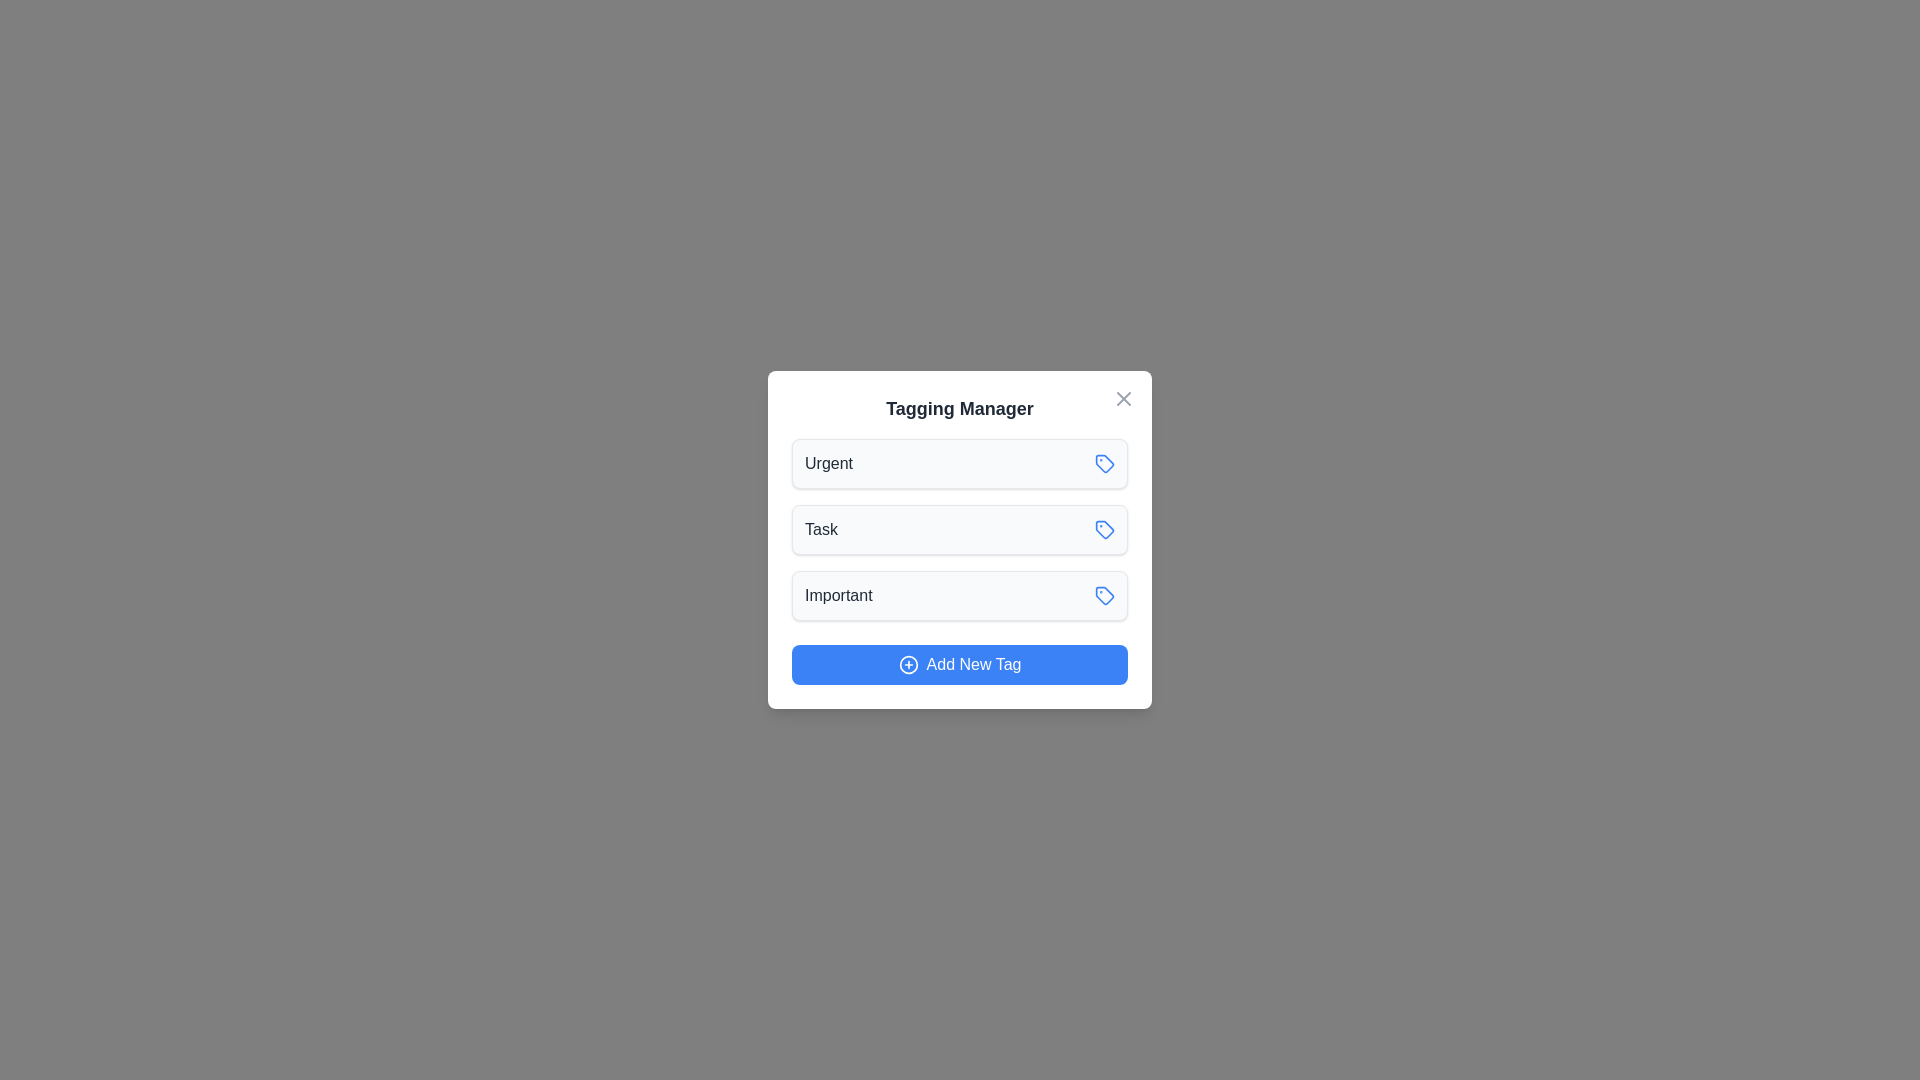 The height and width of the screenshot is (1080, 1920). Describe the element at coordinates (960, 664) in the screenshot. I see `the 'Add New Tag' button` at that location.